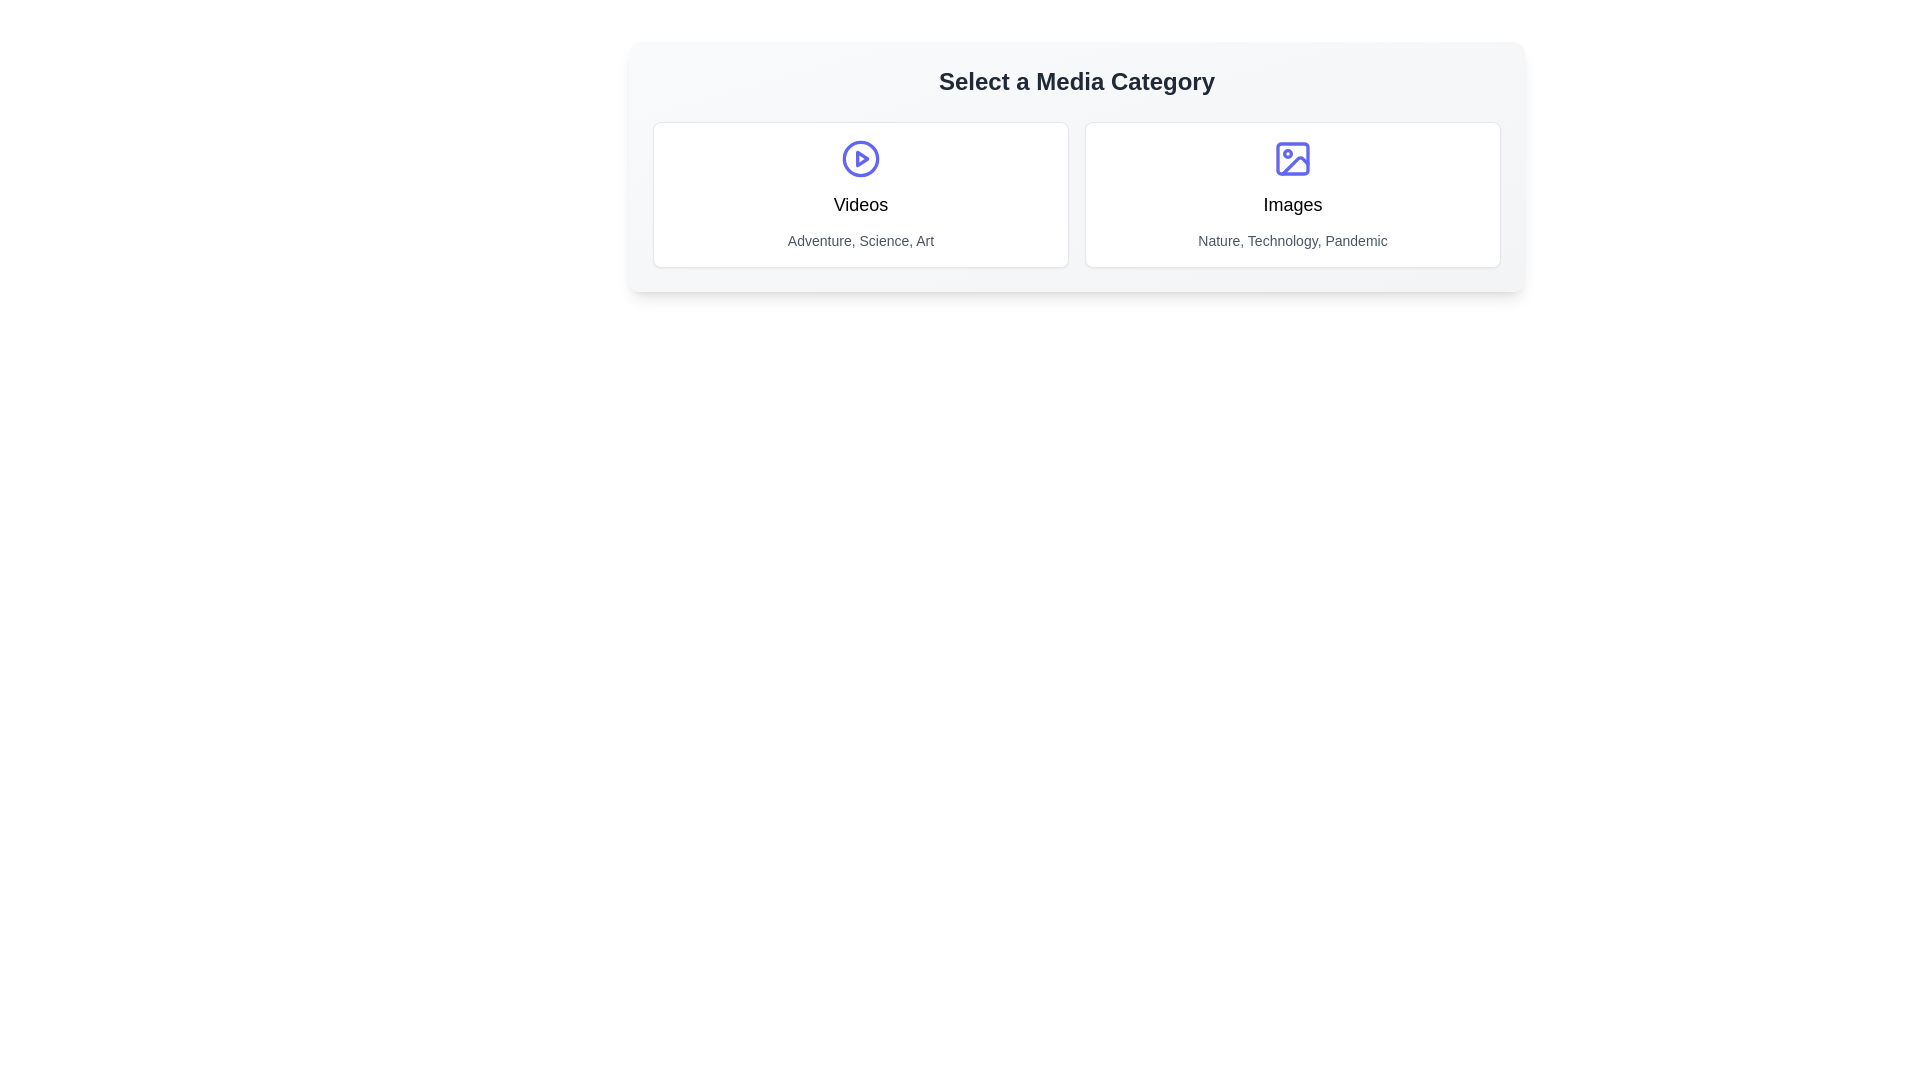 The width and height of the screenshot is (1920, 1080). Describe the element at coordinates (1292, 195) in the screenshot. I see `the category Images` at that location.